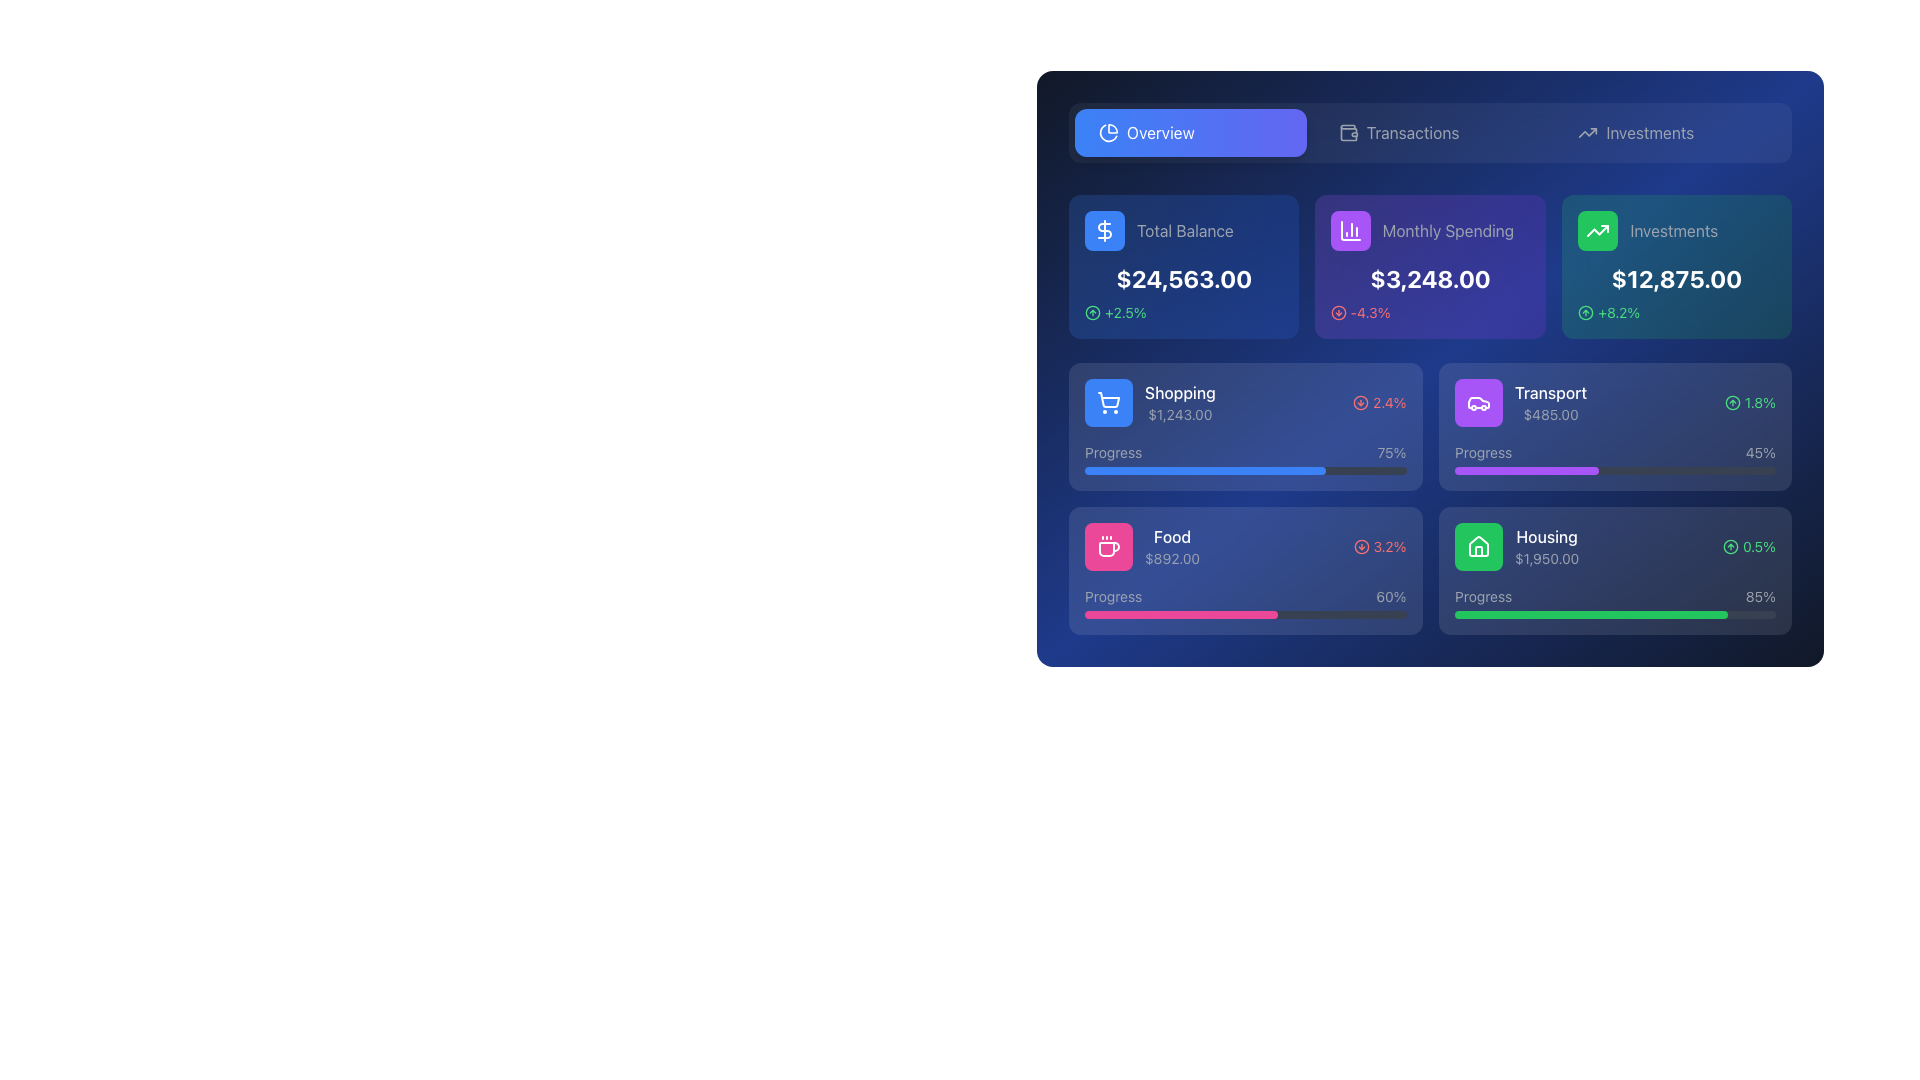  What do you see at coordinates (1618, 312) in the screenshot?
I see `the static text element that shows an 8.2% growth related to 'Investments', located beneath the '$12,875.00' value in the top-right section of the UI` at bounding box center [1618, 312].